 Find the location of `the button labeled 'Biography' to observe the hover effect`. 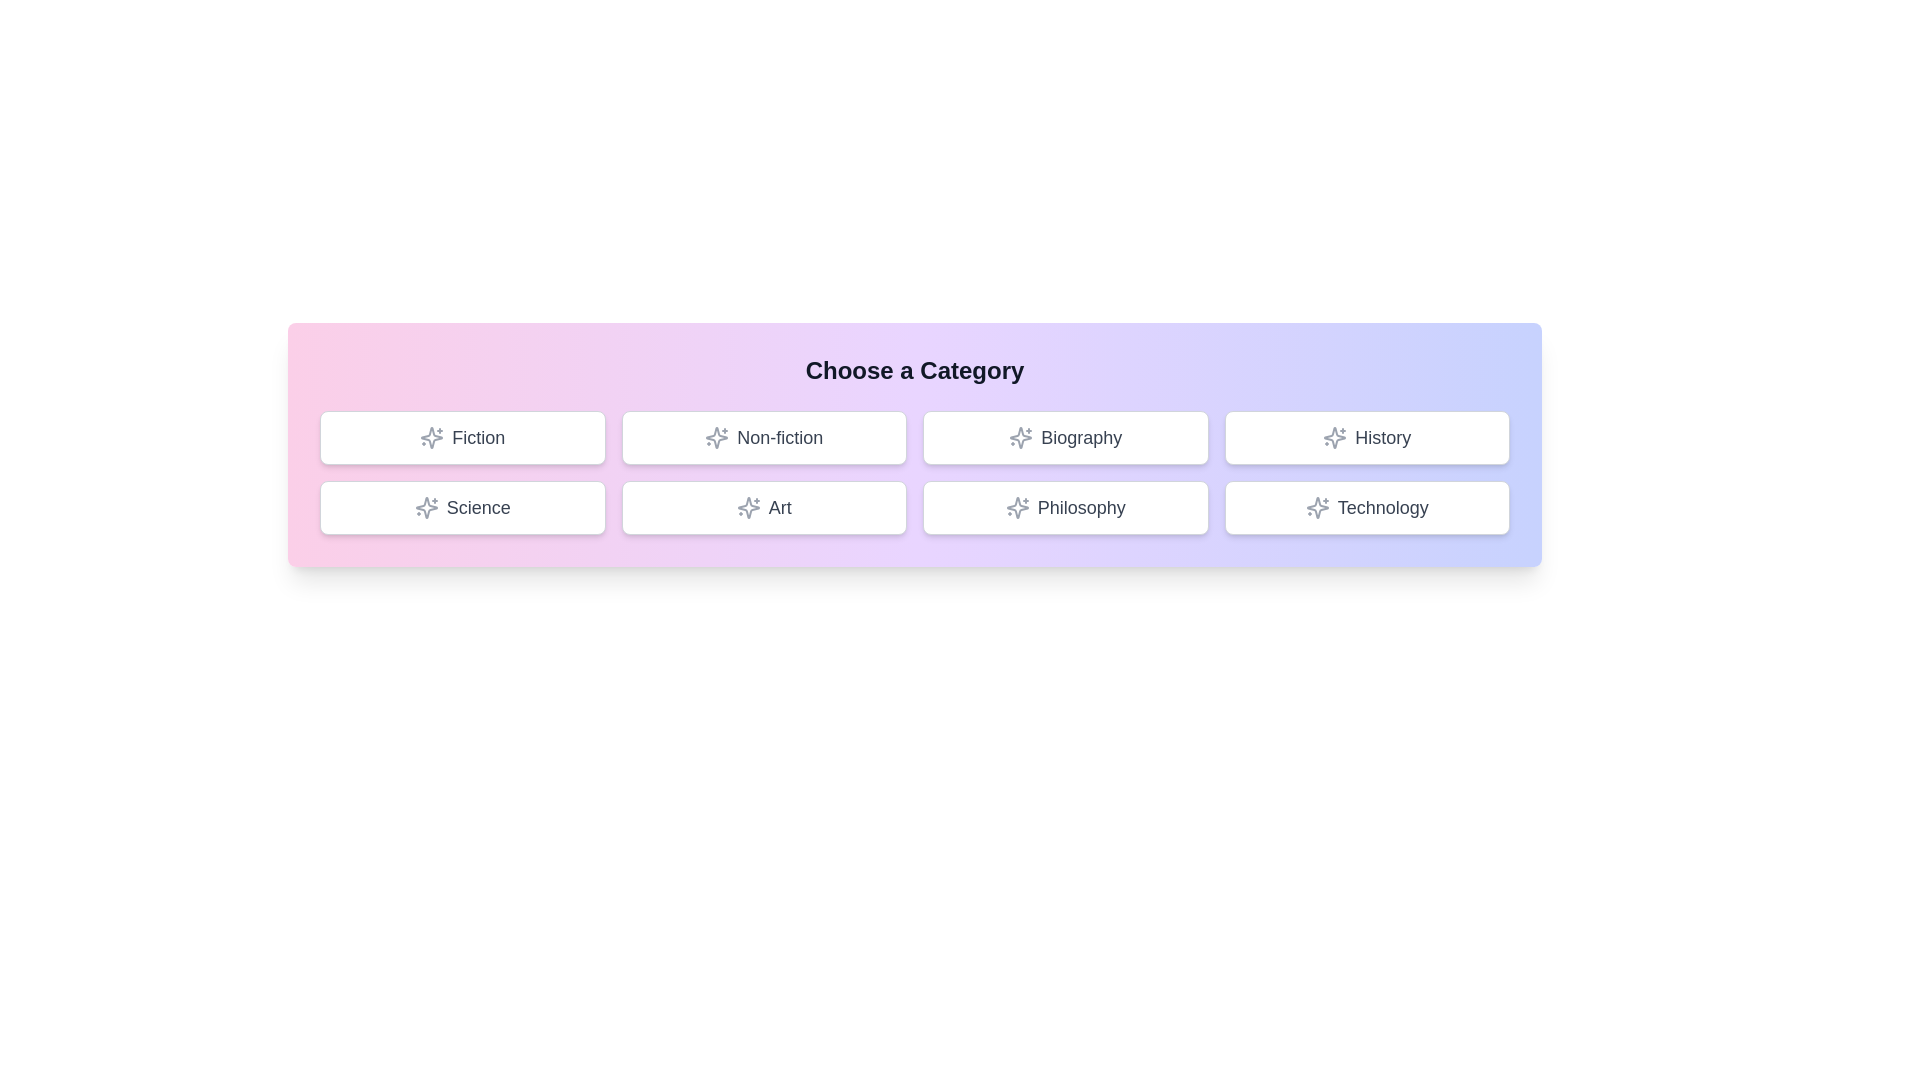

the button labeled 'Biography' to observe the hover effect is located at coordinates (1064, 437).